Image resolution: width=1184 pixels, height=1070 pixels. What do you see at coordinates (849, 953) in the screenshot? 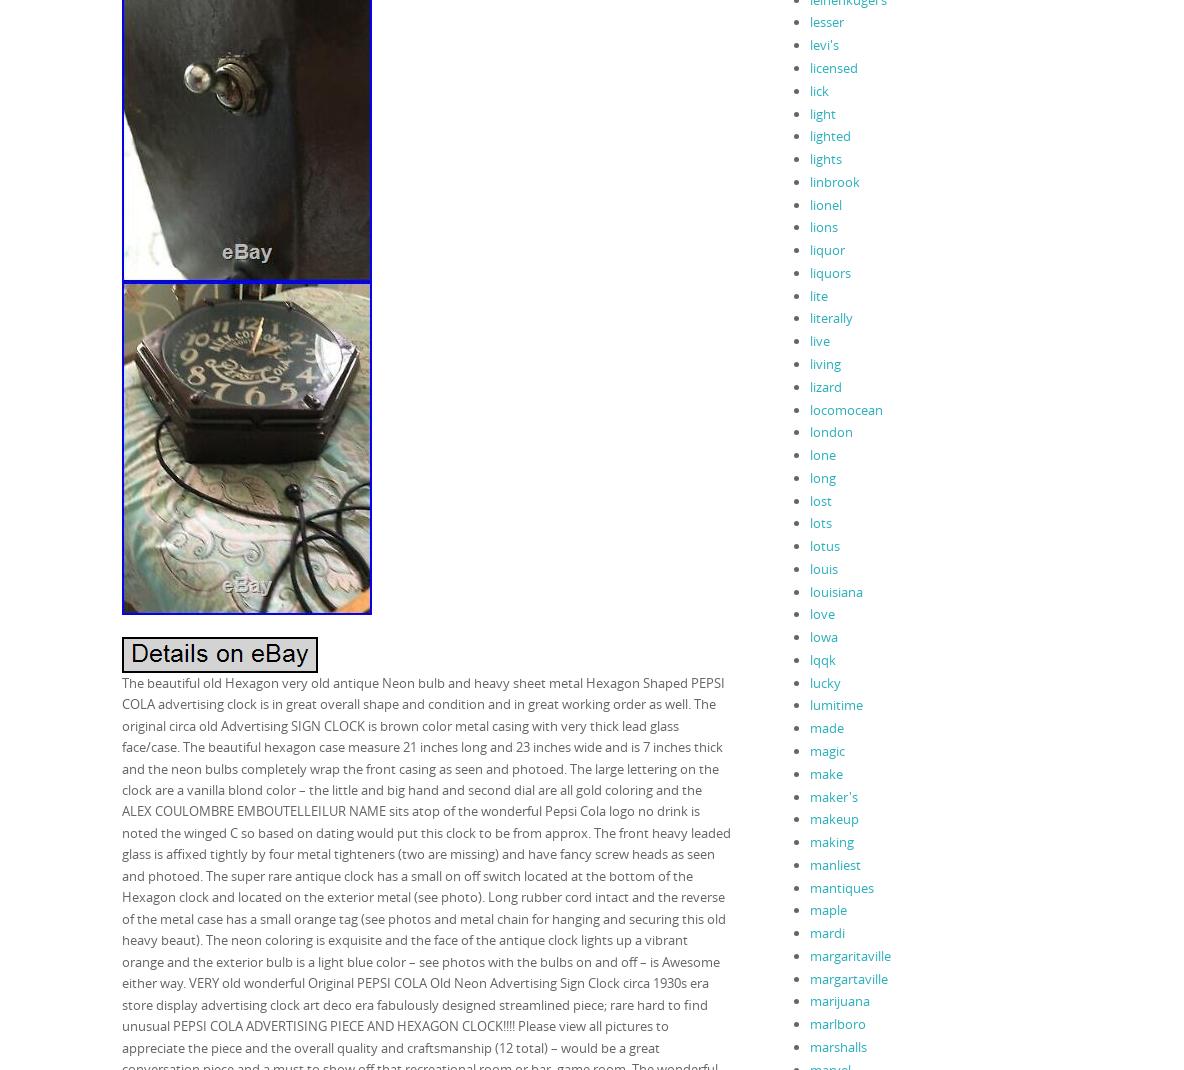
I see `'margaritaville'` at bounding box center [849, 953].